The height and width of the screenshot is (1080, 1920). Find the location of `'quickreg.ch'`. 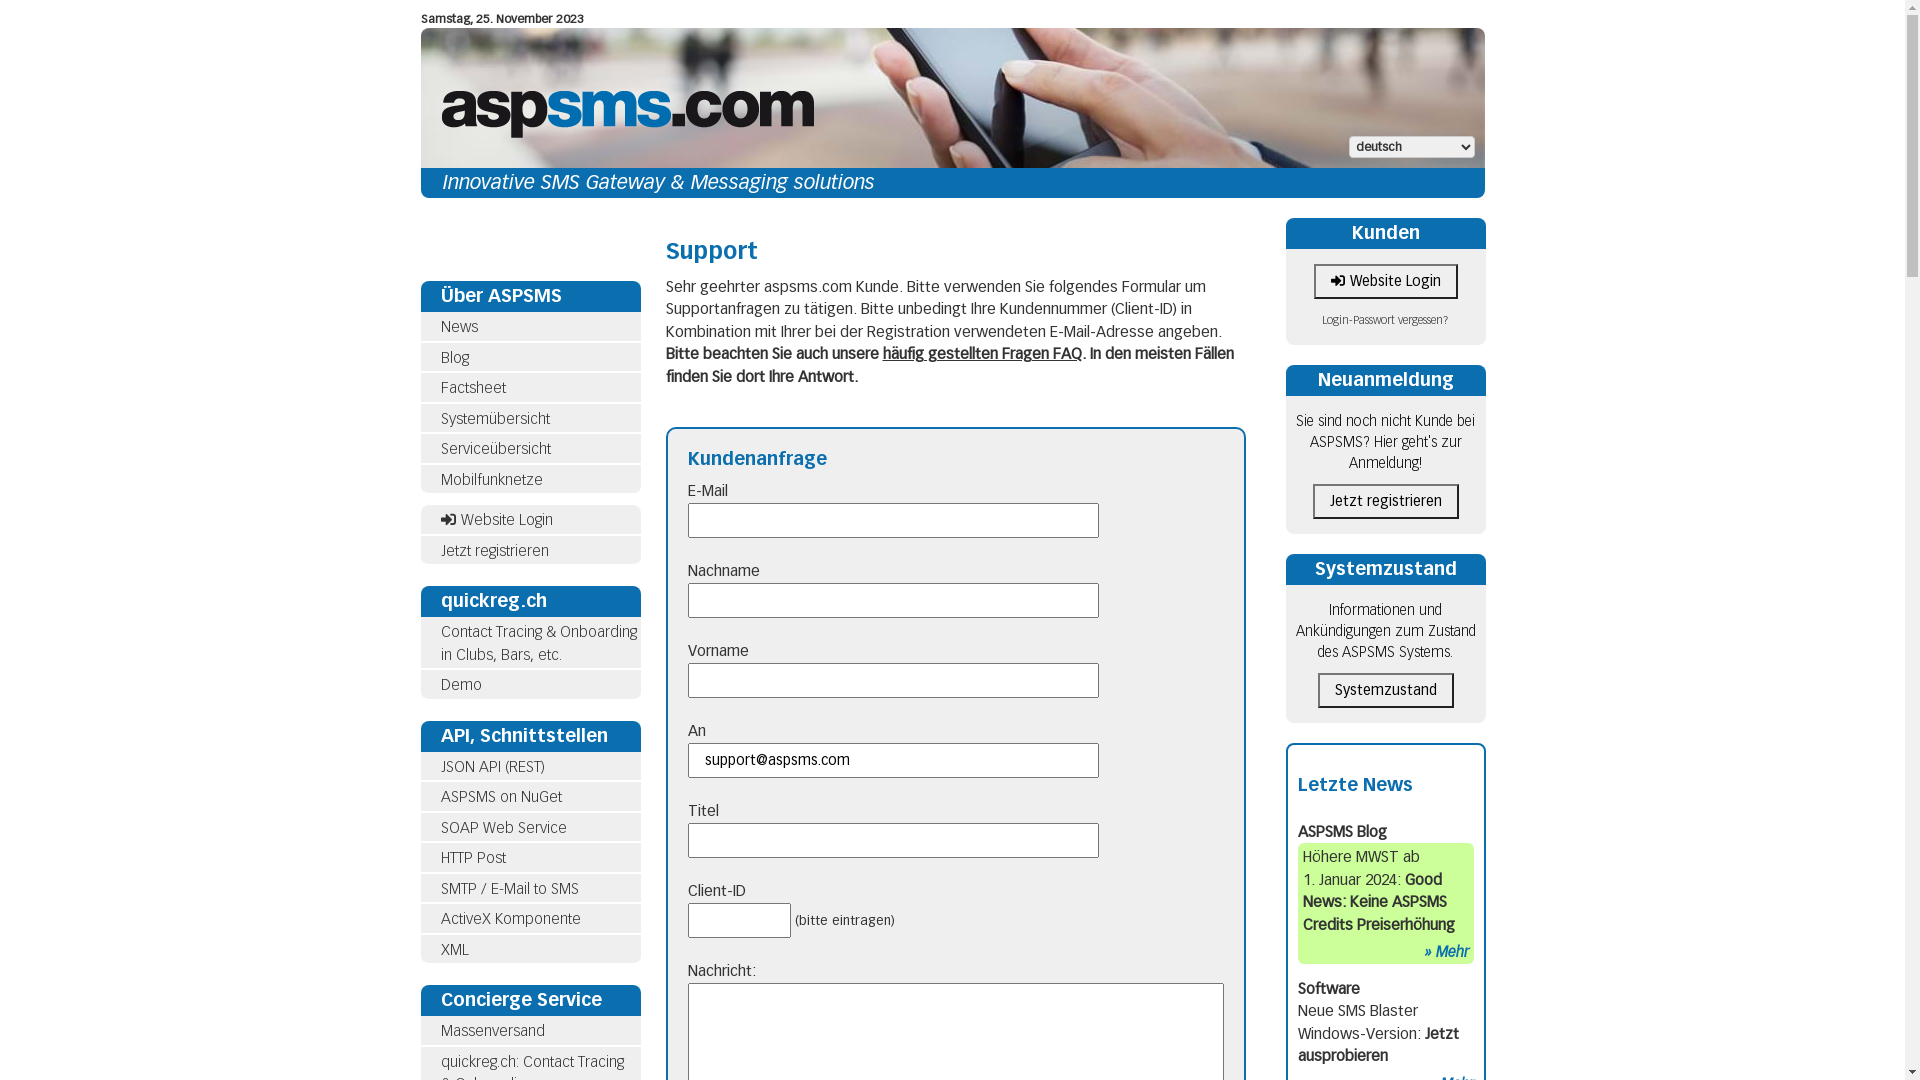

'quickreg.ch' is located at coordinates (529, 600).